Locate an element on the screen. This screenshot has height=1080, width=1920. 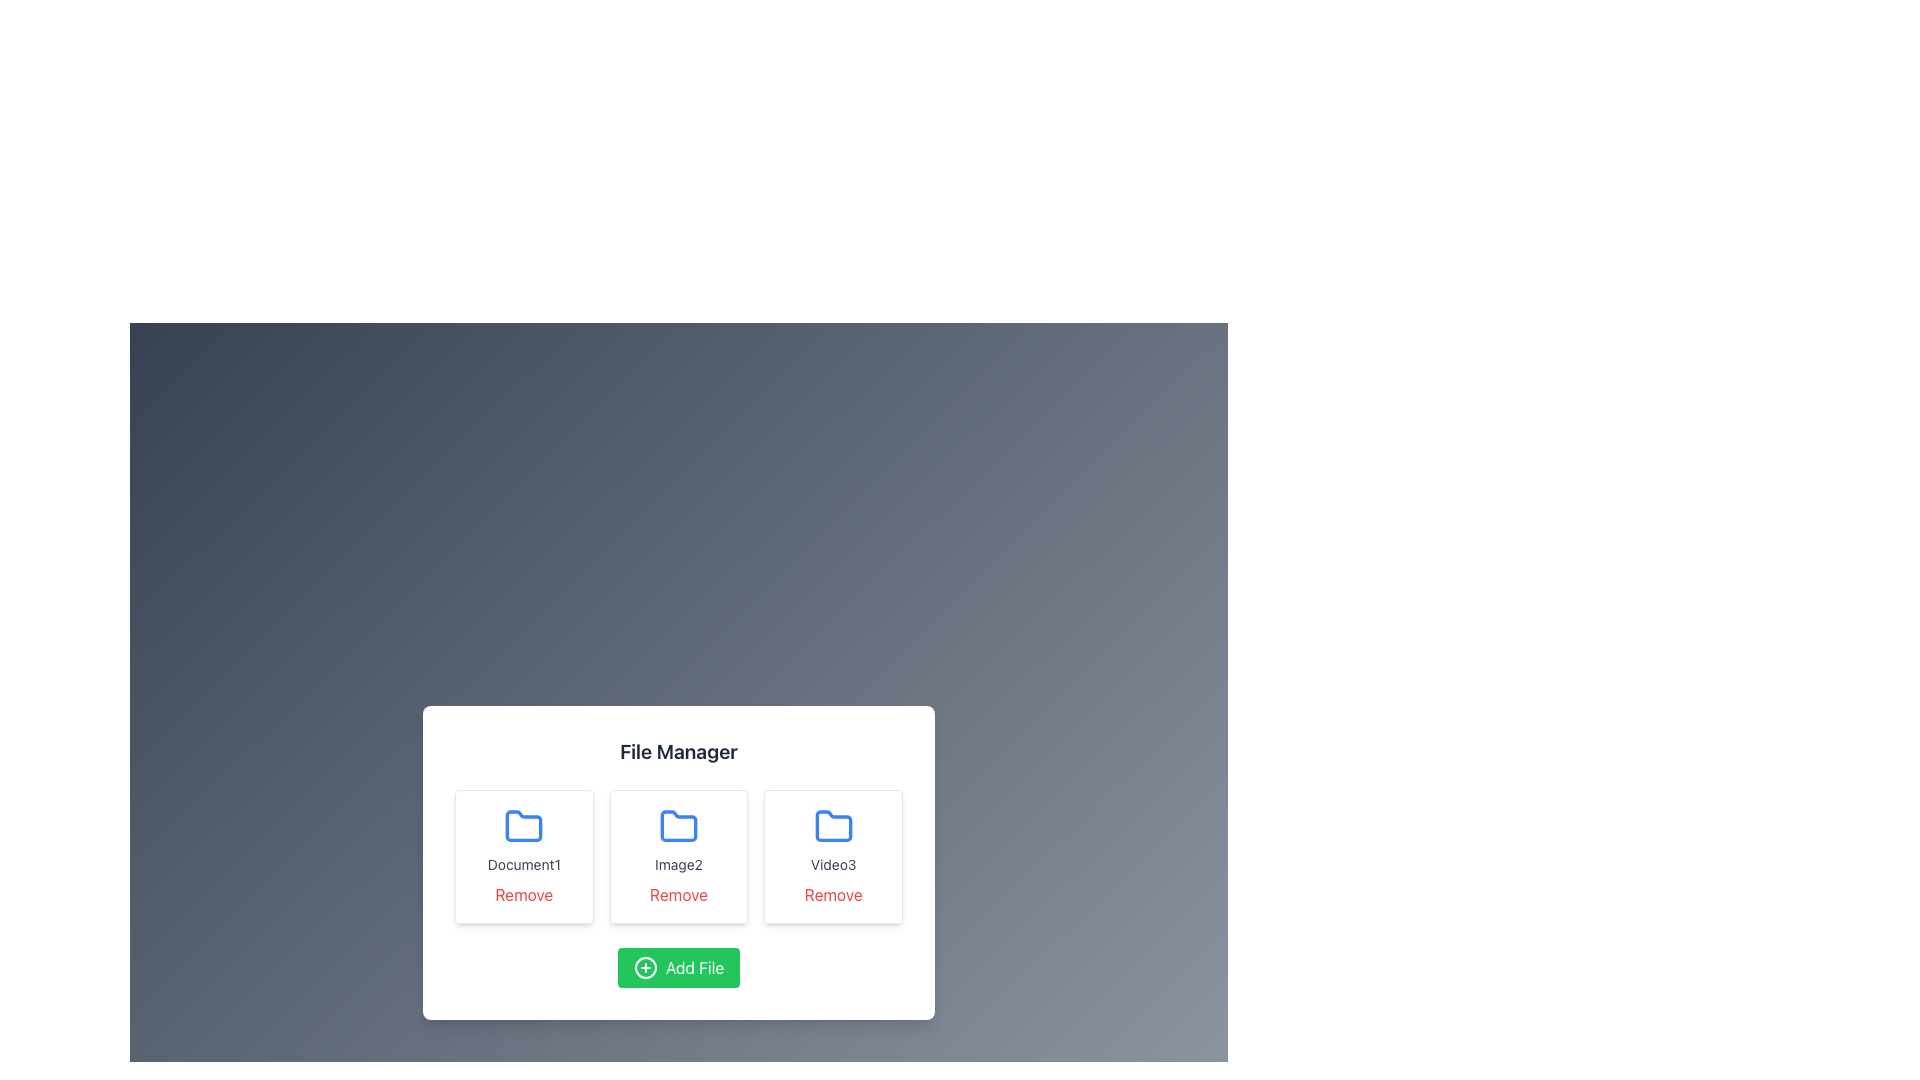
the file item labeled 'Image2' with a folder-like icon in the 'File Manager' interface is located at coordinates (678, 855).